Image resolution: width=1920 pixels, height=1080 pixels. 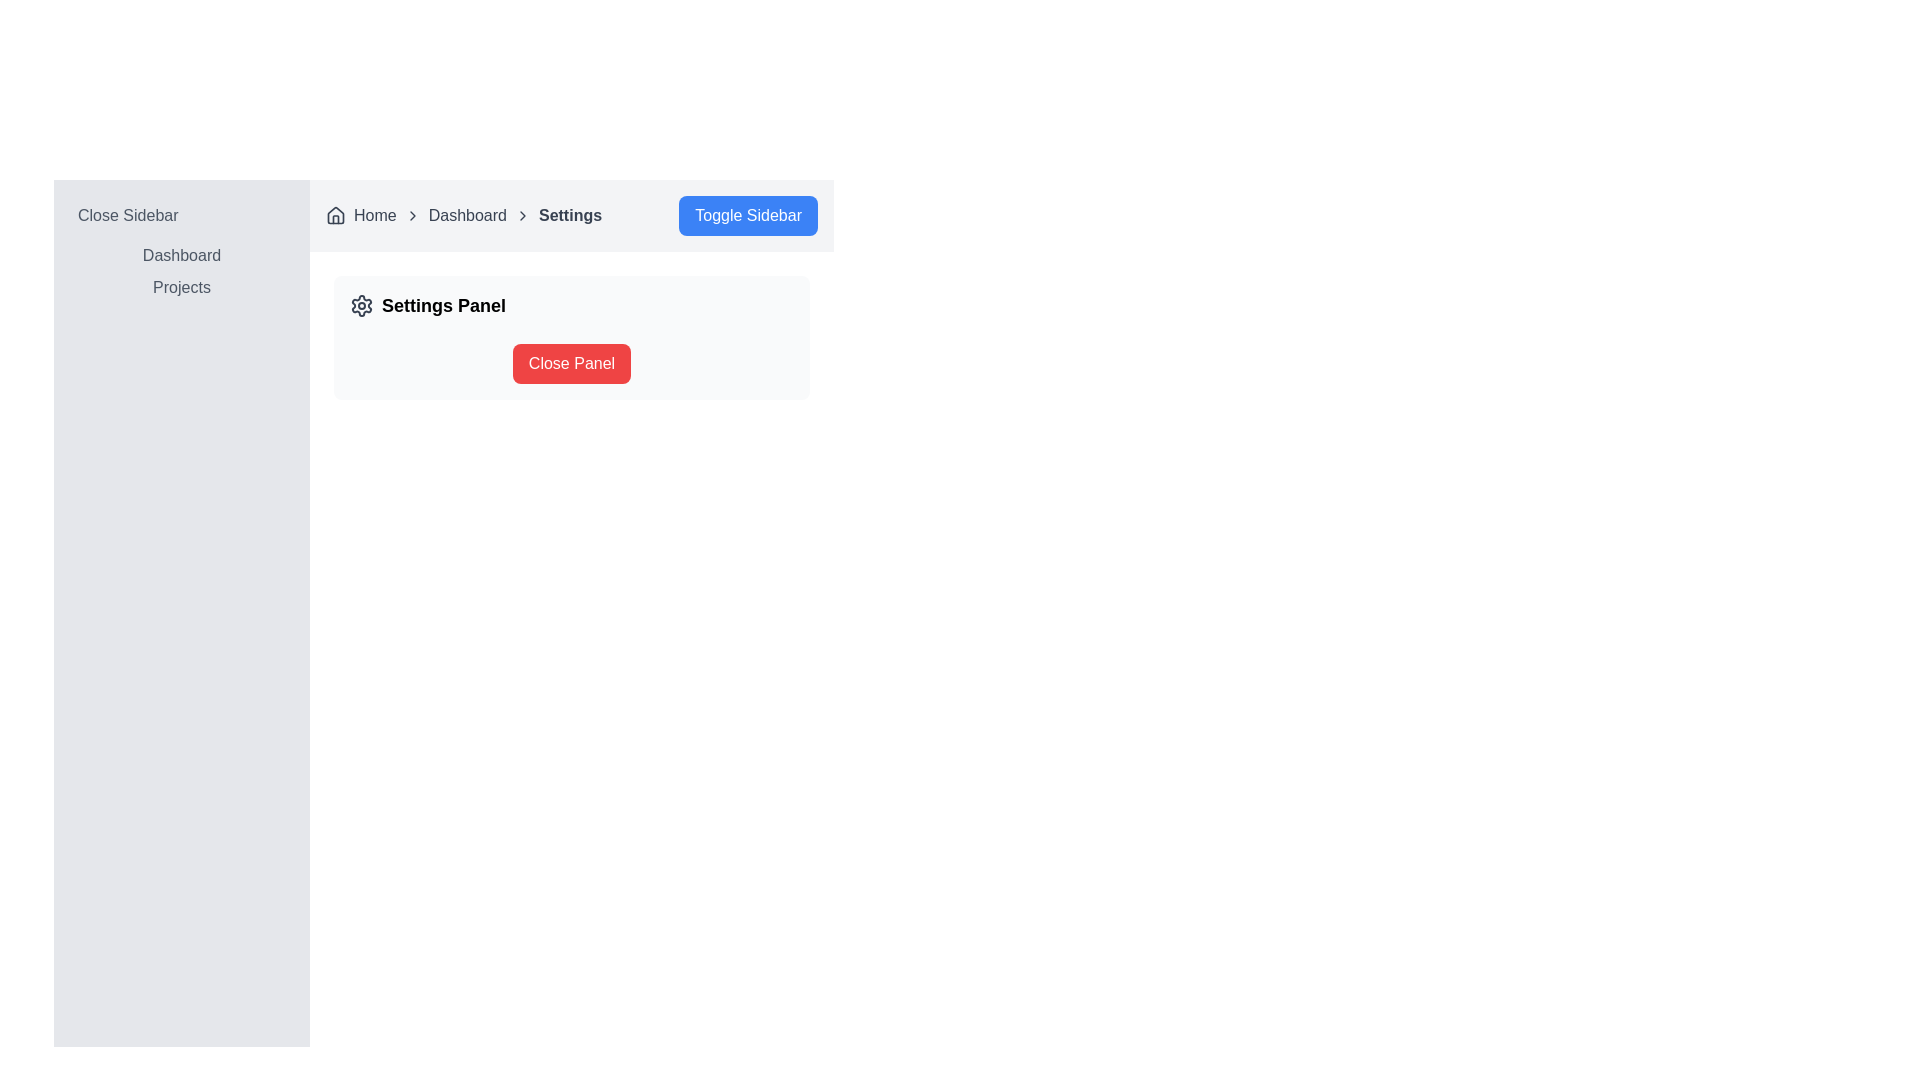 What do you see at coordinates (375, 216) in the screenshot?
I see `the 'Home' hyperlink in the breadcrumb navigation bar` at bounding box center [375, 216].